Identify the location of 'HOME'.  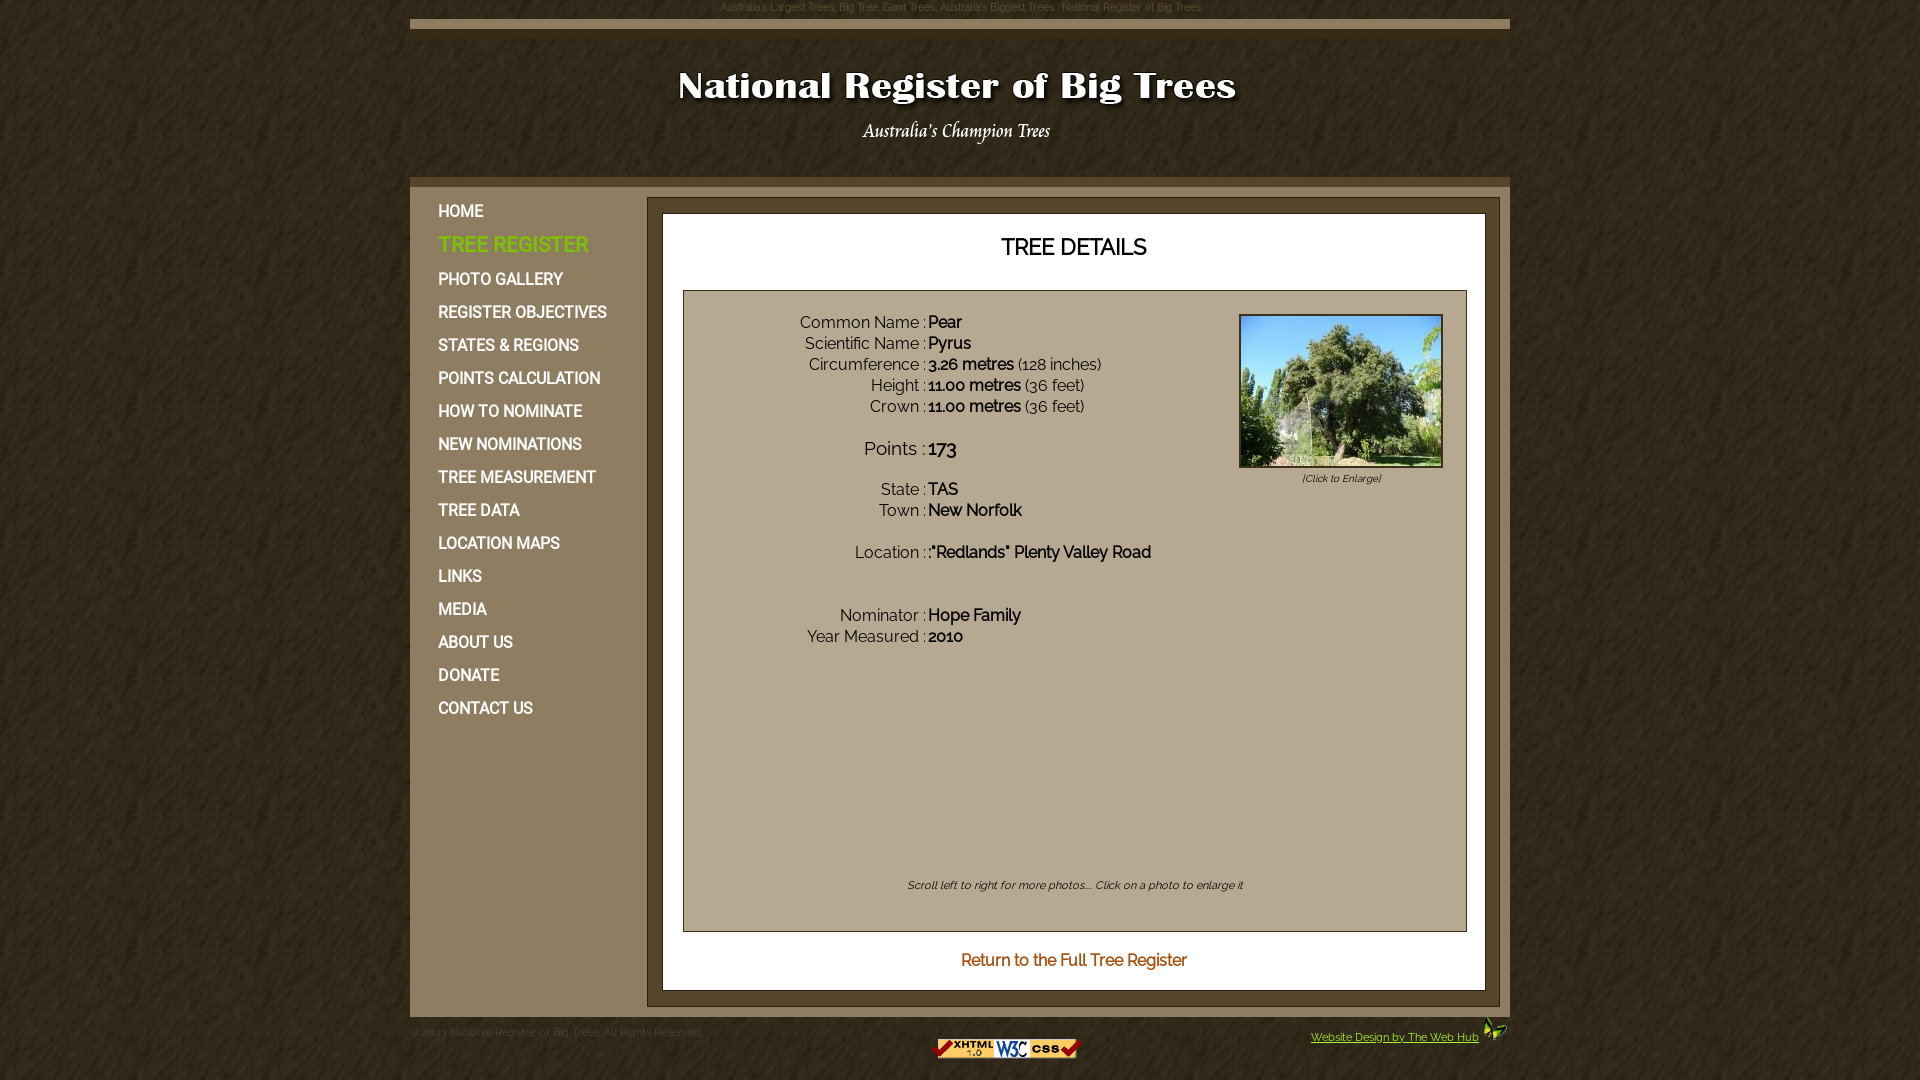
(526, 211).